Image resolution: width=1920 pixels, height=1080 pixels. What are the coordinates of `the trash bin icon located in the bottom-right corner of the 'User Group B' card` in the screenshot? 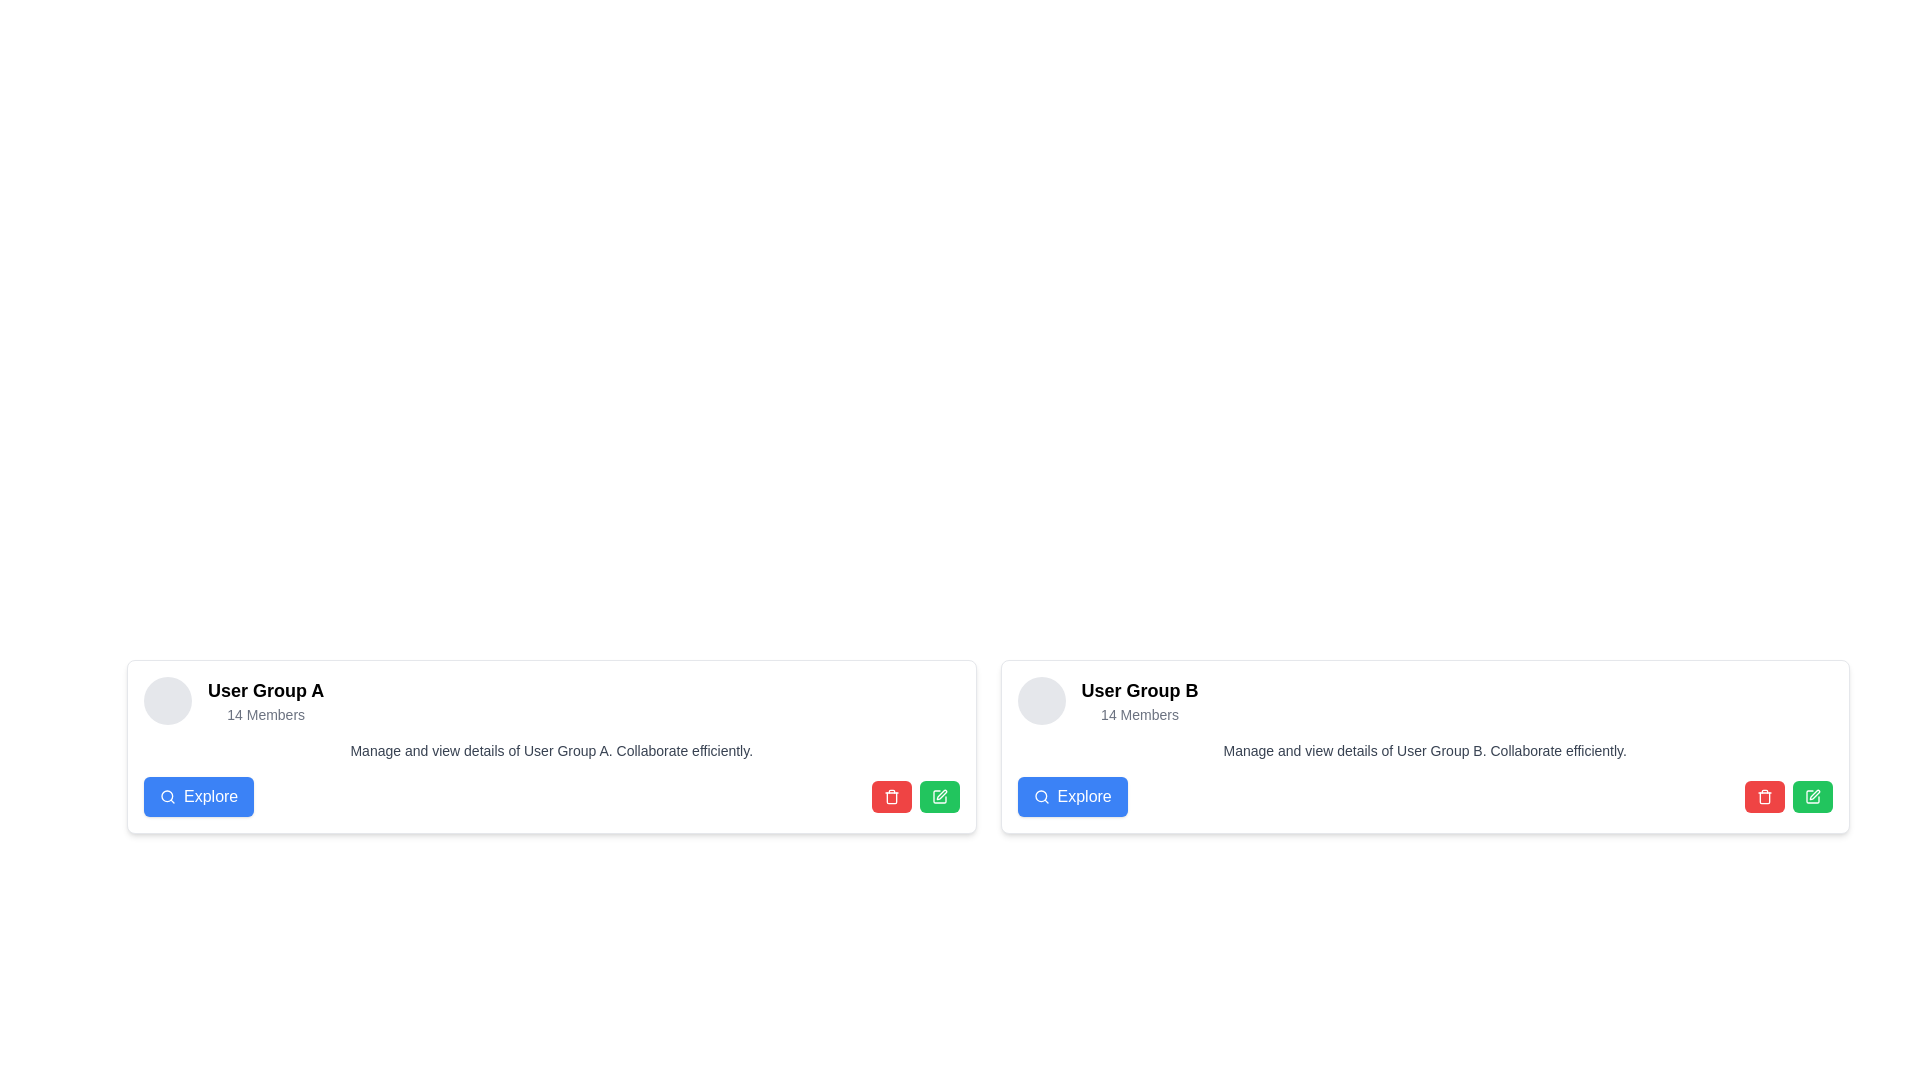 It's located at (1765, 797).